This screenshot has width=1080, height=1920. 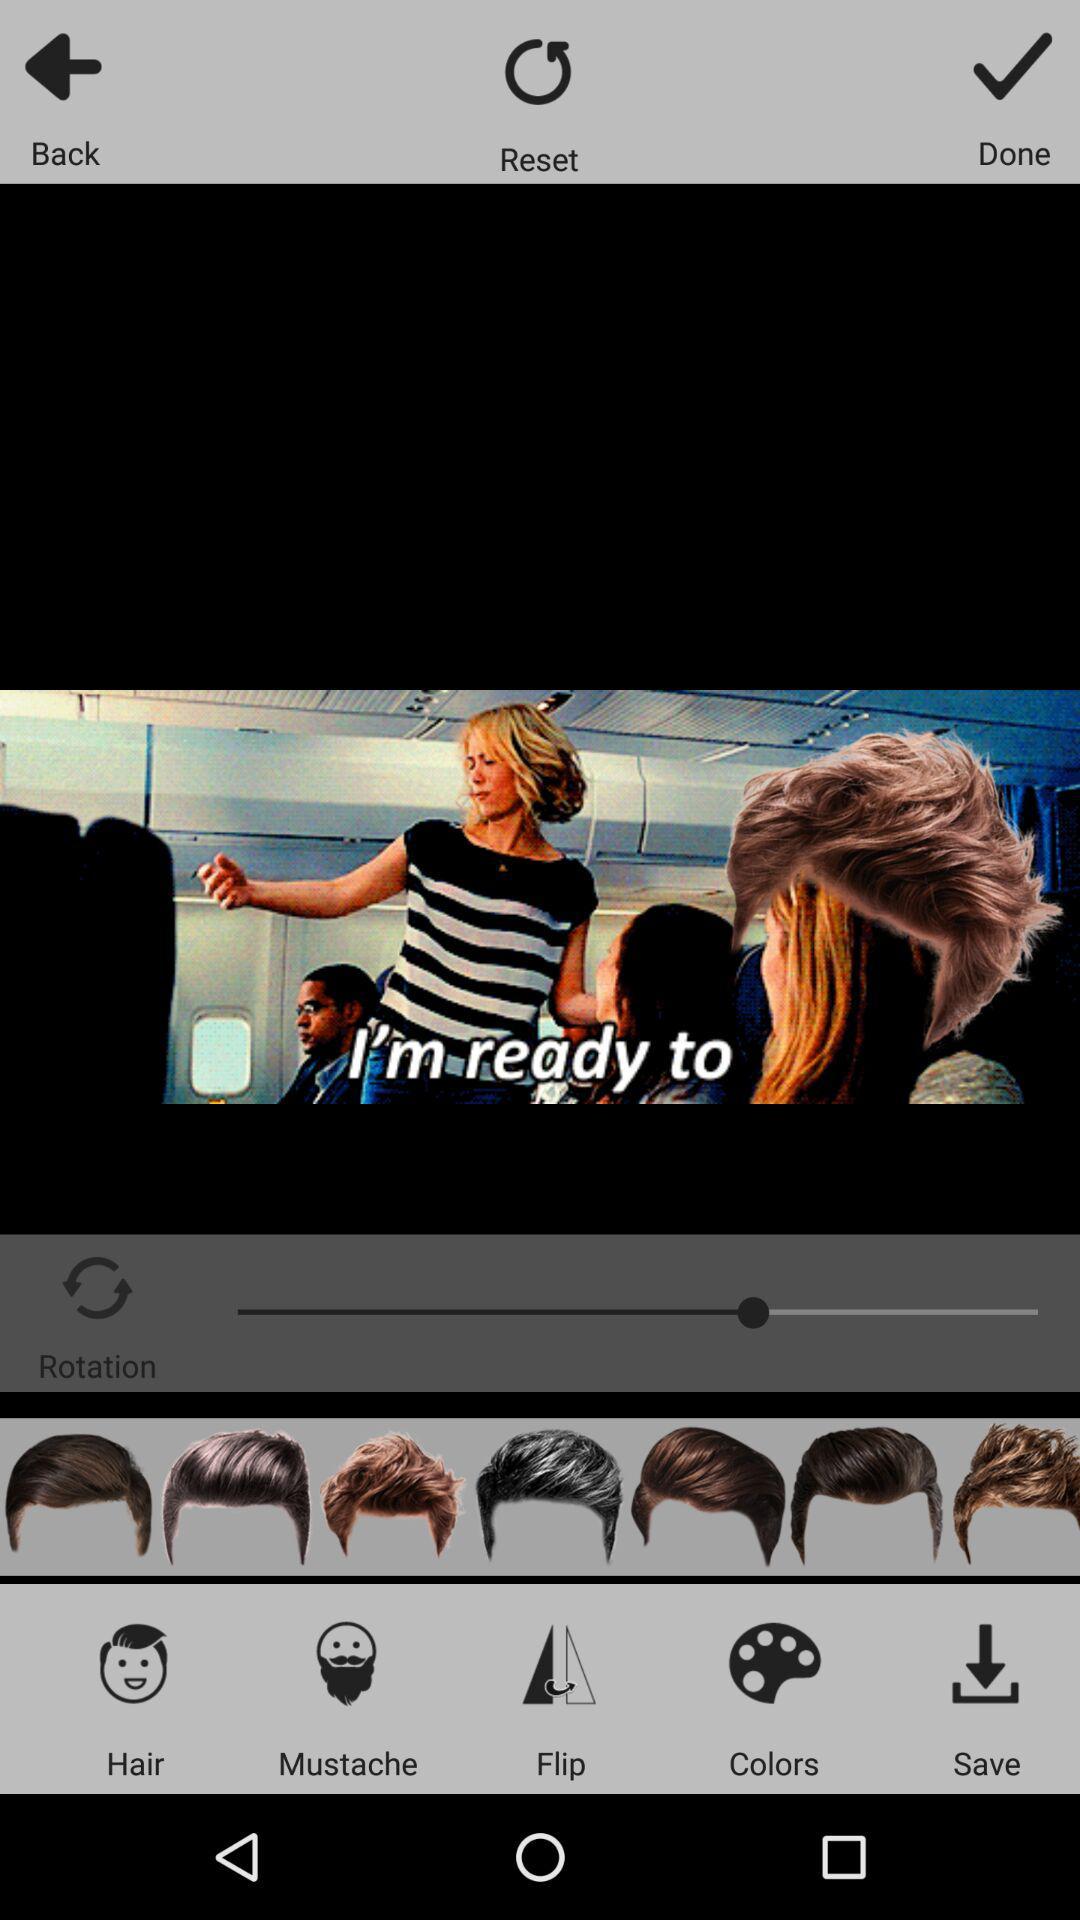 What do you see at coordinates (64, 65) in the screenshot?
I see `the arrow_backward icon` at bounding box center [64, 65].